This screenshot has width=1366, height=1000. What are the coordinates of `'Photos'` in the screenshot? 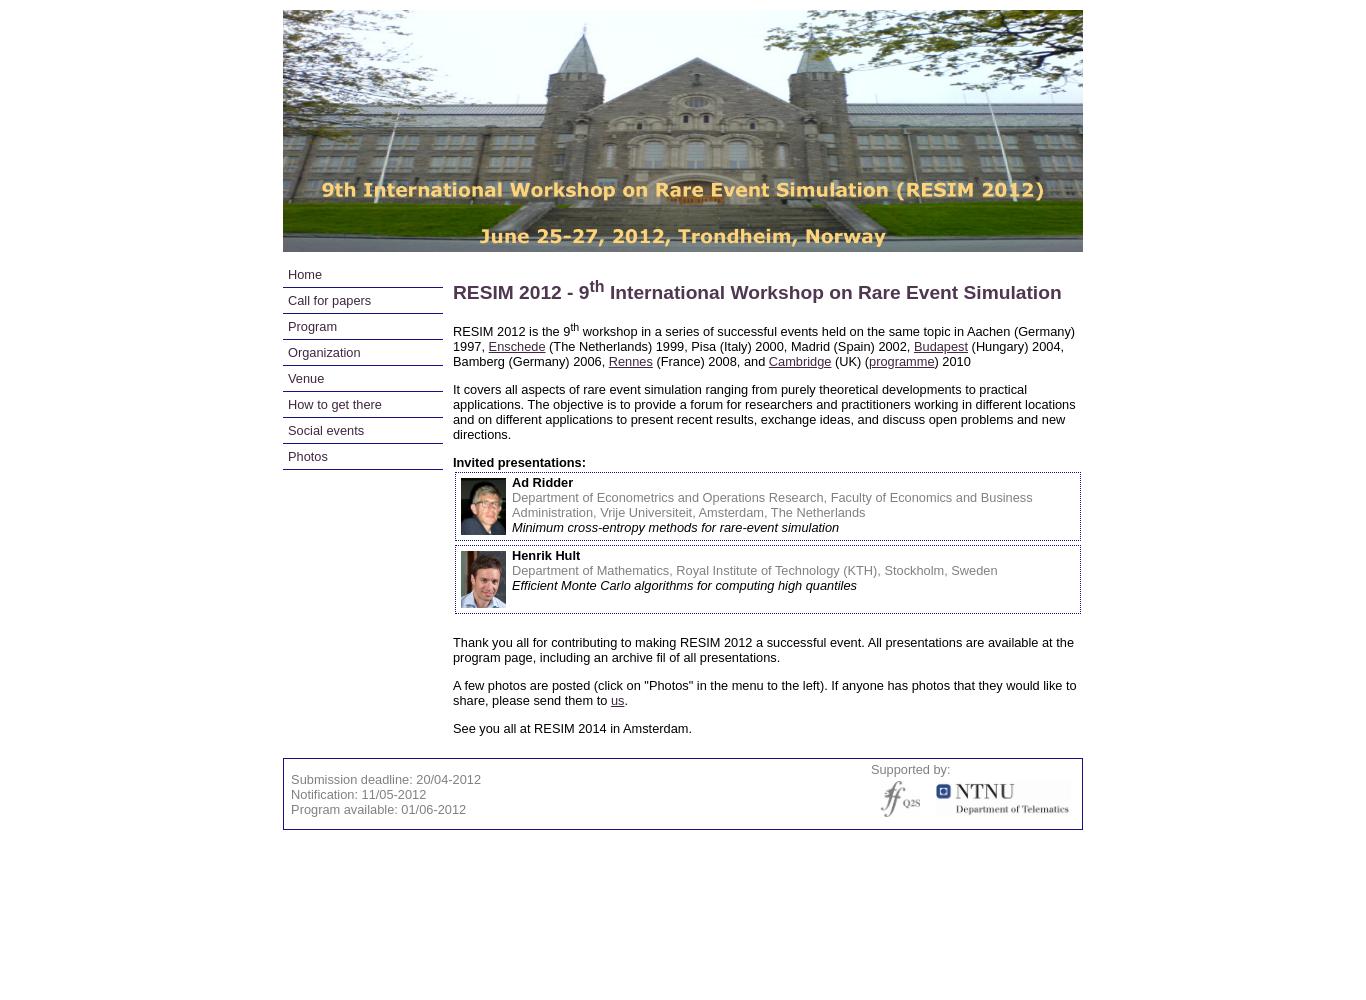 It's located at (307, 455).